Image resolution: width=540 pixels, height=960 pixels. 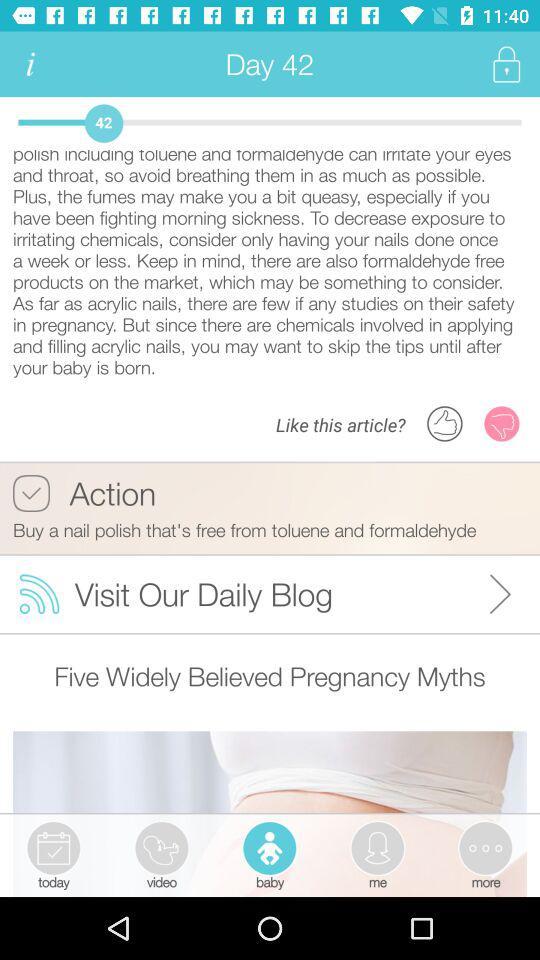 I want to click on like the article, so click(x=445, y=423).